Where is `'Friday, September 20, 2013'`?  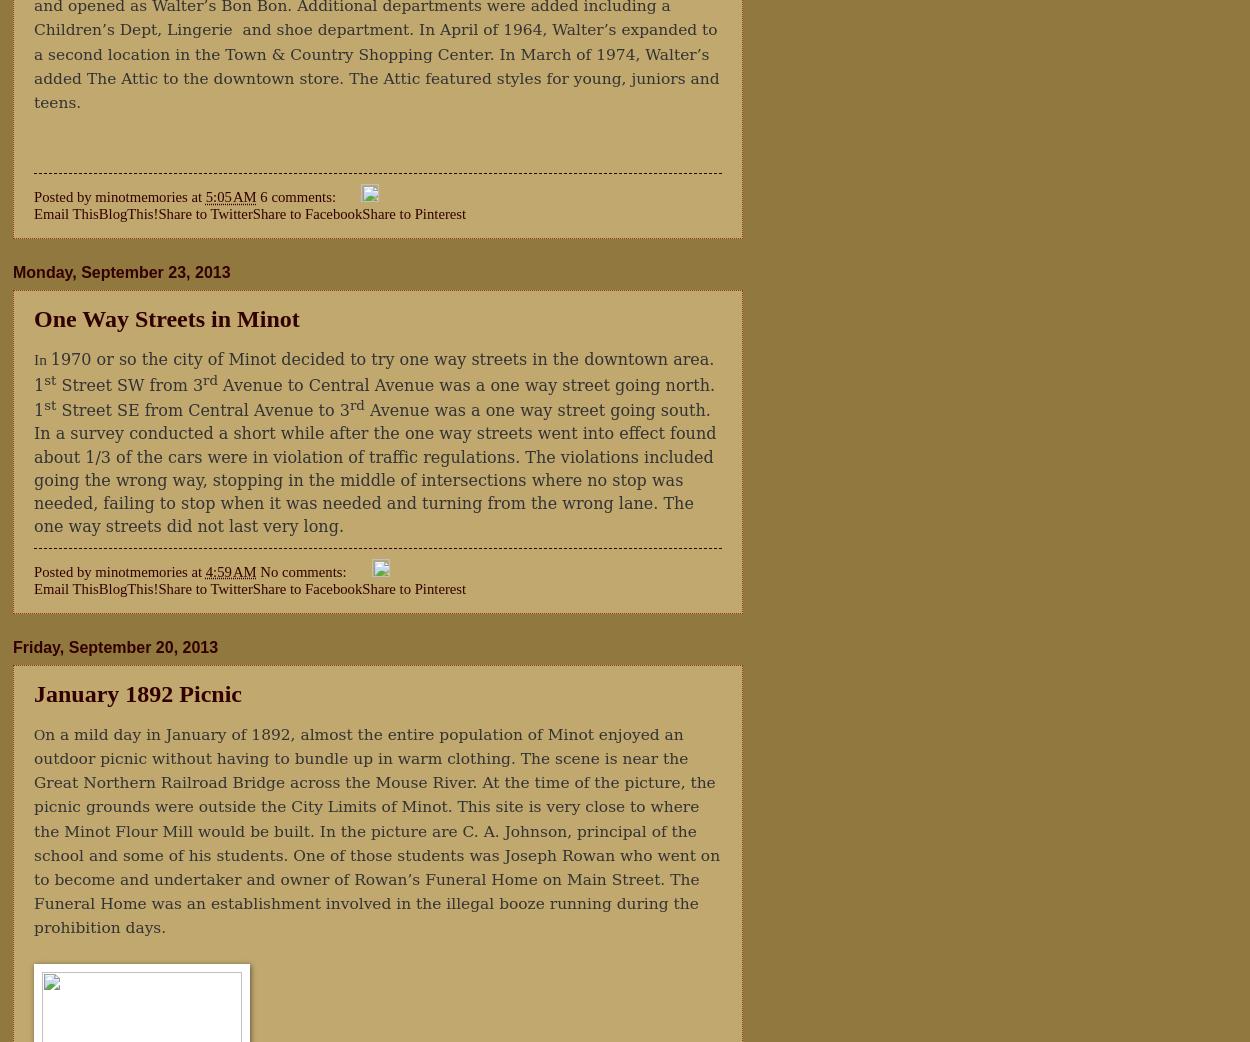 'Friday, September 20, 2013' is located at coordinates (114, 647).